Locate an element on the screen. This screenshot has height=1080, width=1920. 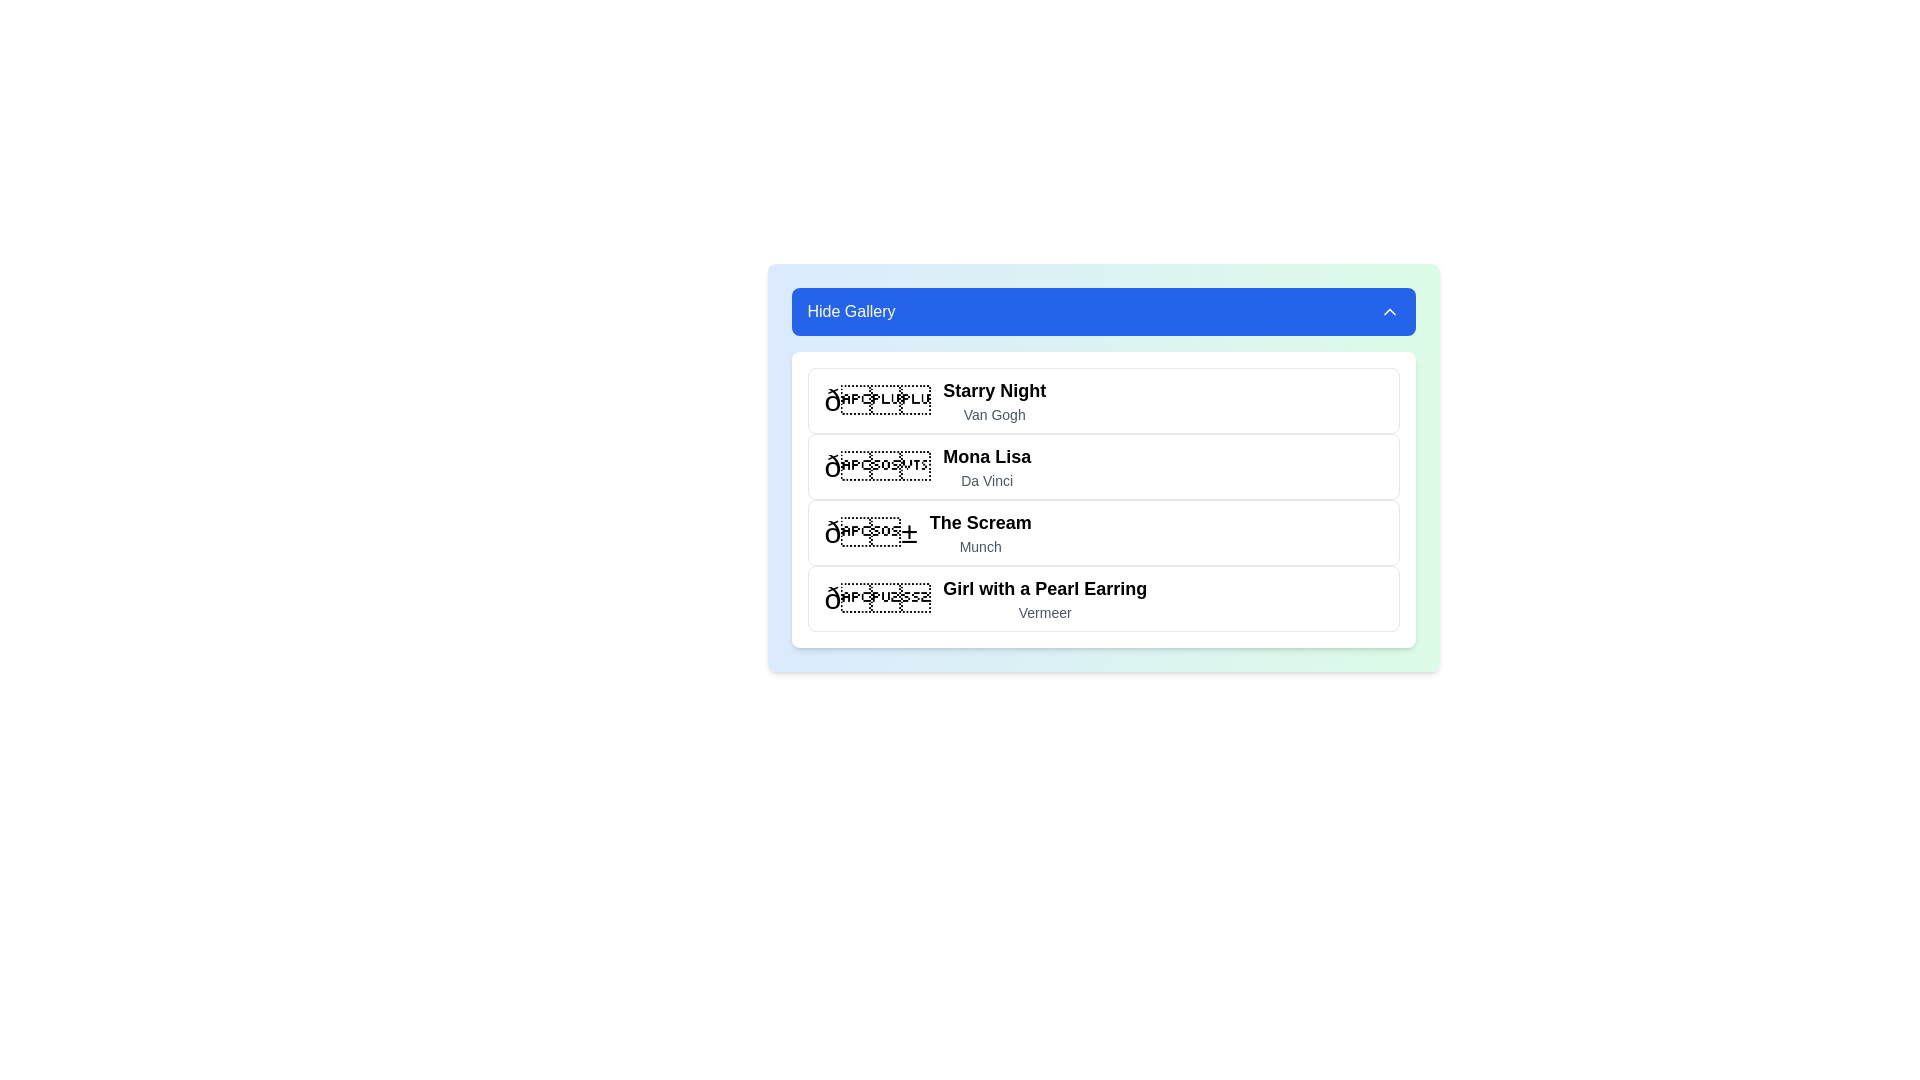
the text label representing 'Girl with a Pearl Earring' by Vermeer, located in the bottom-most entry of the 'Hide Gallery' sidebar list is located at coordinates (1044, 597).